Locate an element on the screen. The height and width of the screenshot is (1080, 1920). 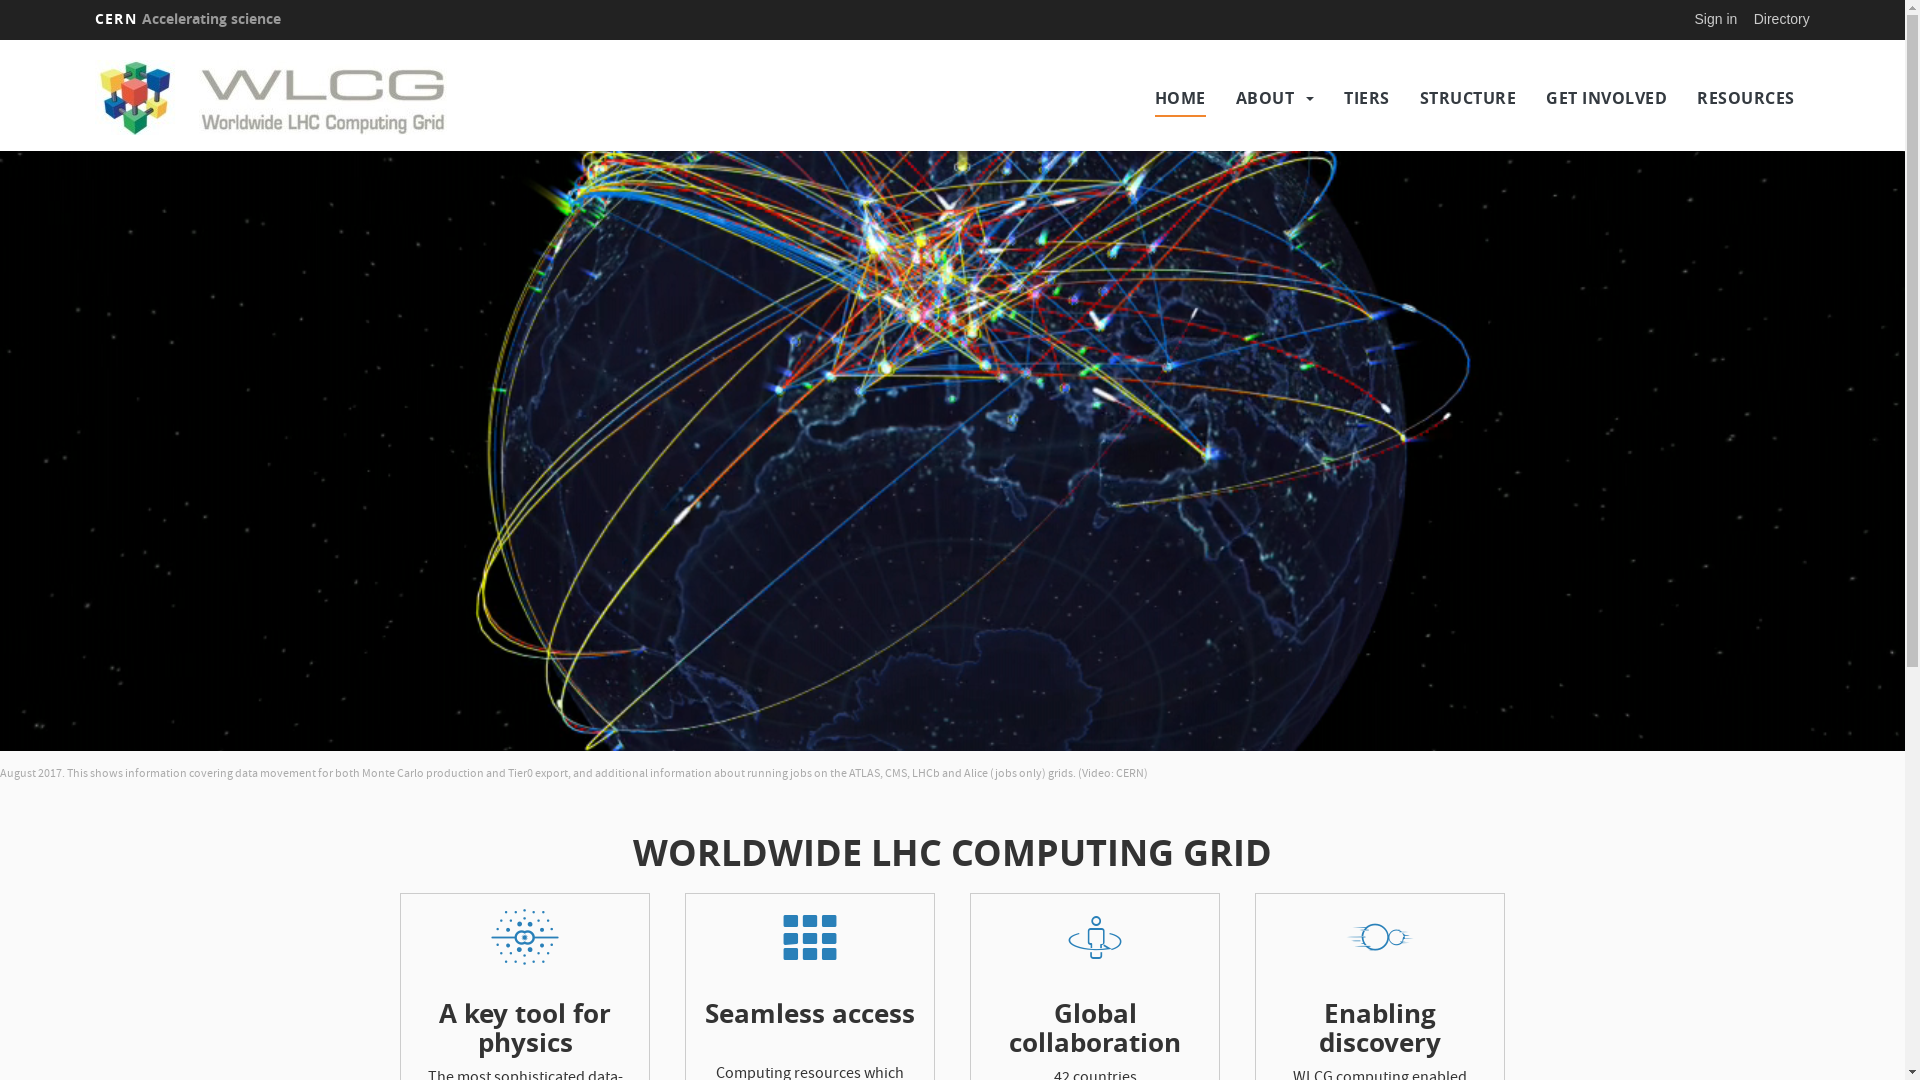
'ABOUT' is located at coordinates (1264, 97).